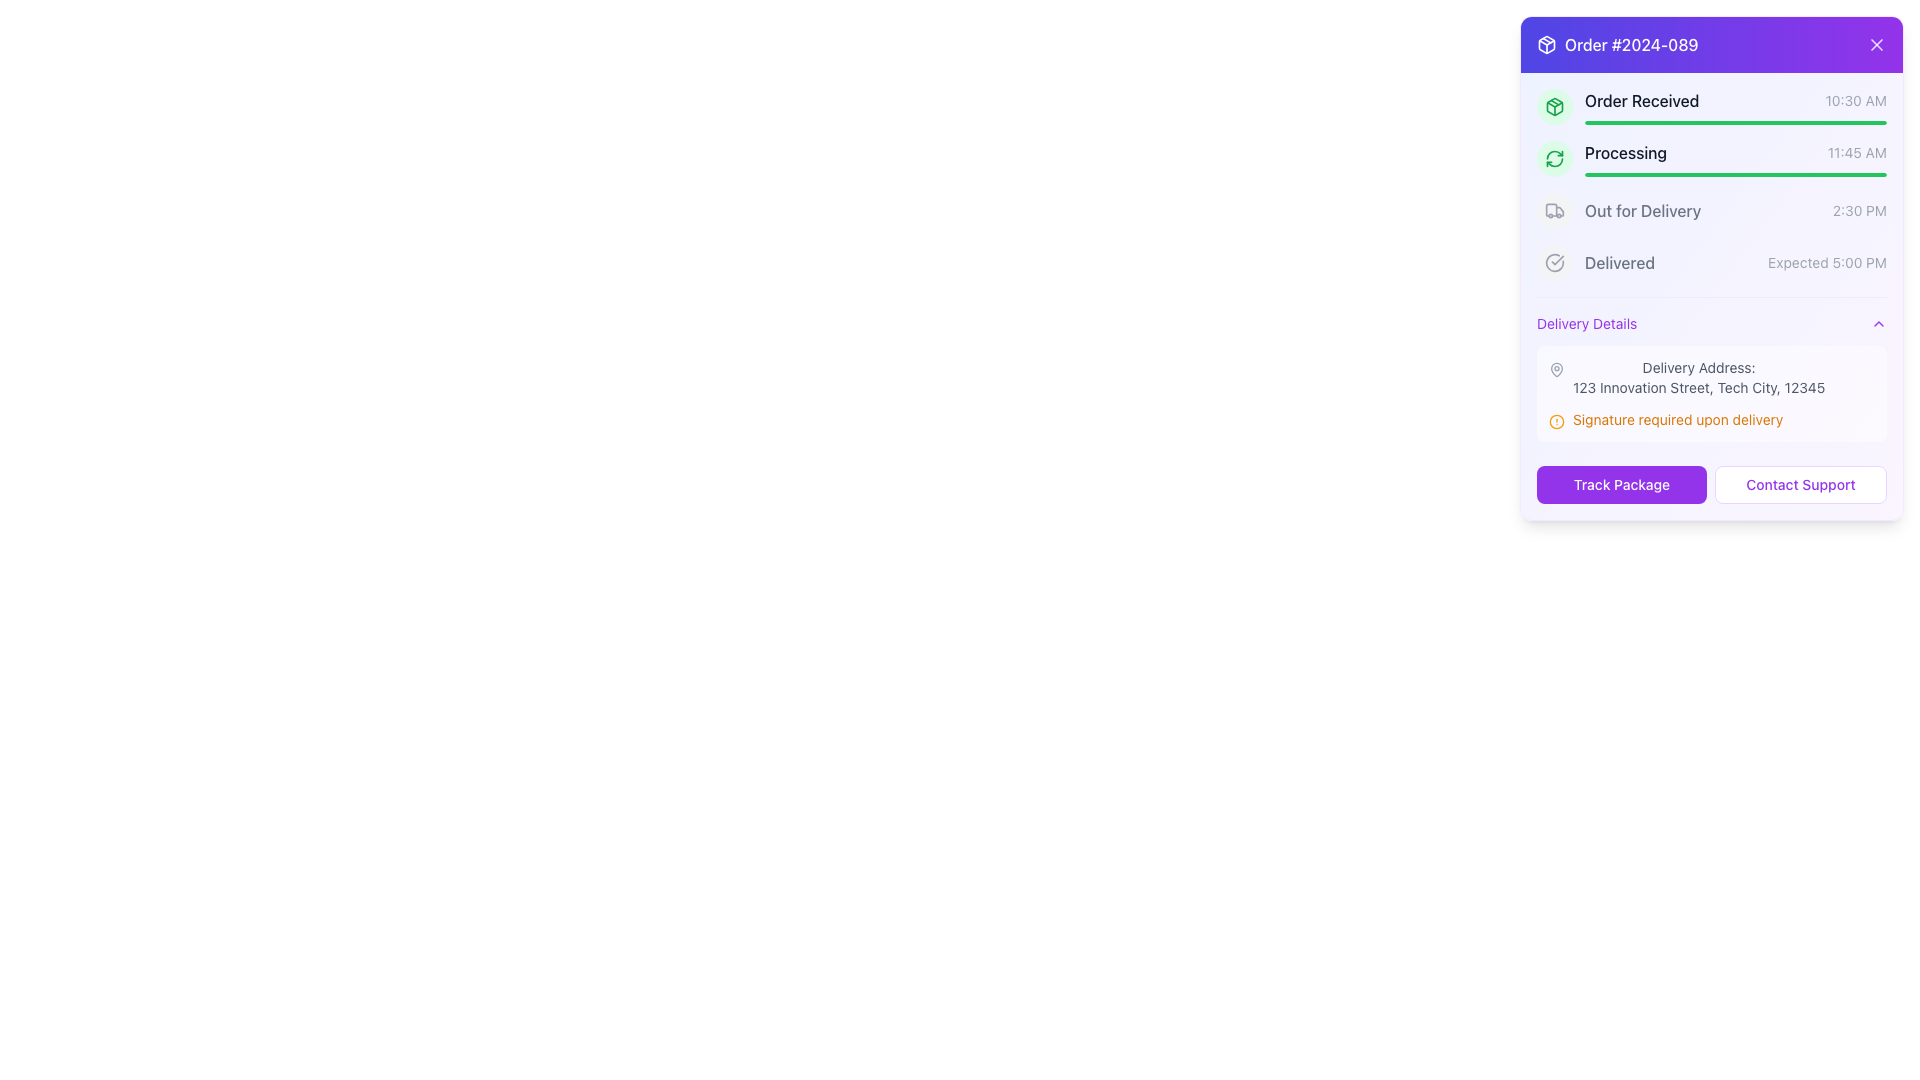  Describe the element at coordinates (1827, 261) in the screenshot. I see `the static text label that indicates the expected delivery time, located to the right of the 'Delivered' label in the delivery statuses list` at that location.